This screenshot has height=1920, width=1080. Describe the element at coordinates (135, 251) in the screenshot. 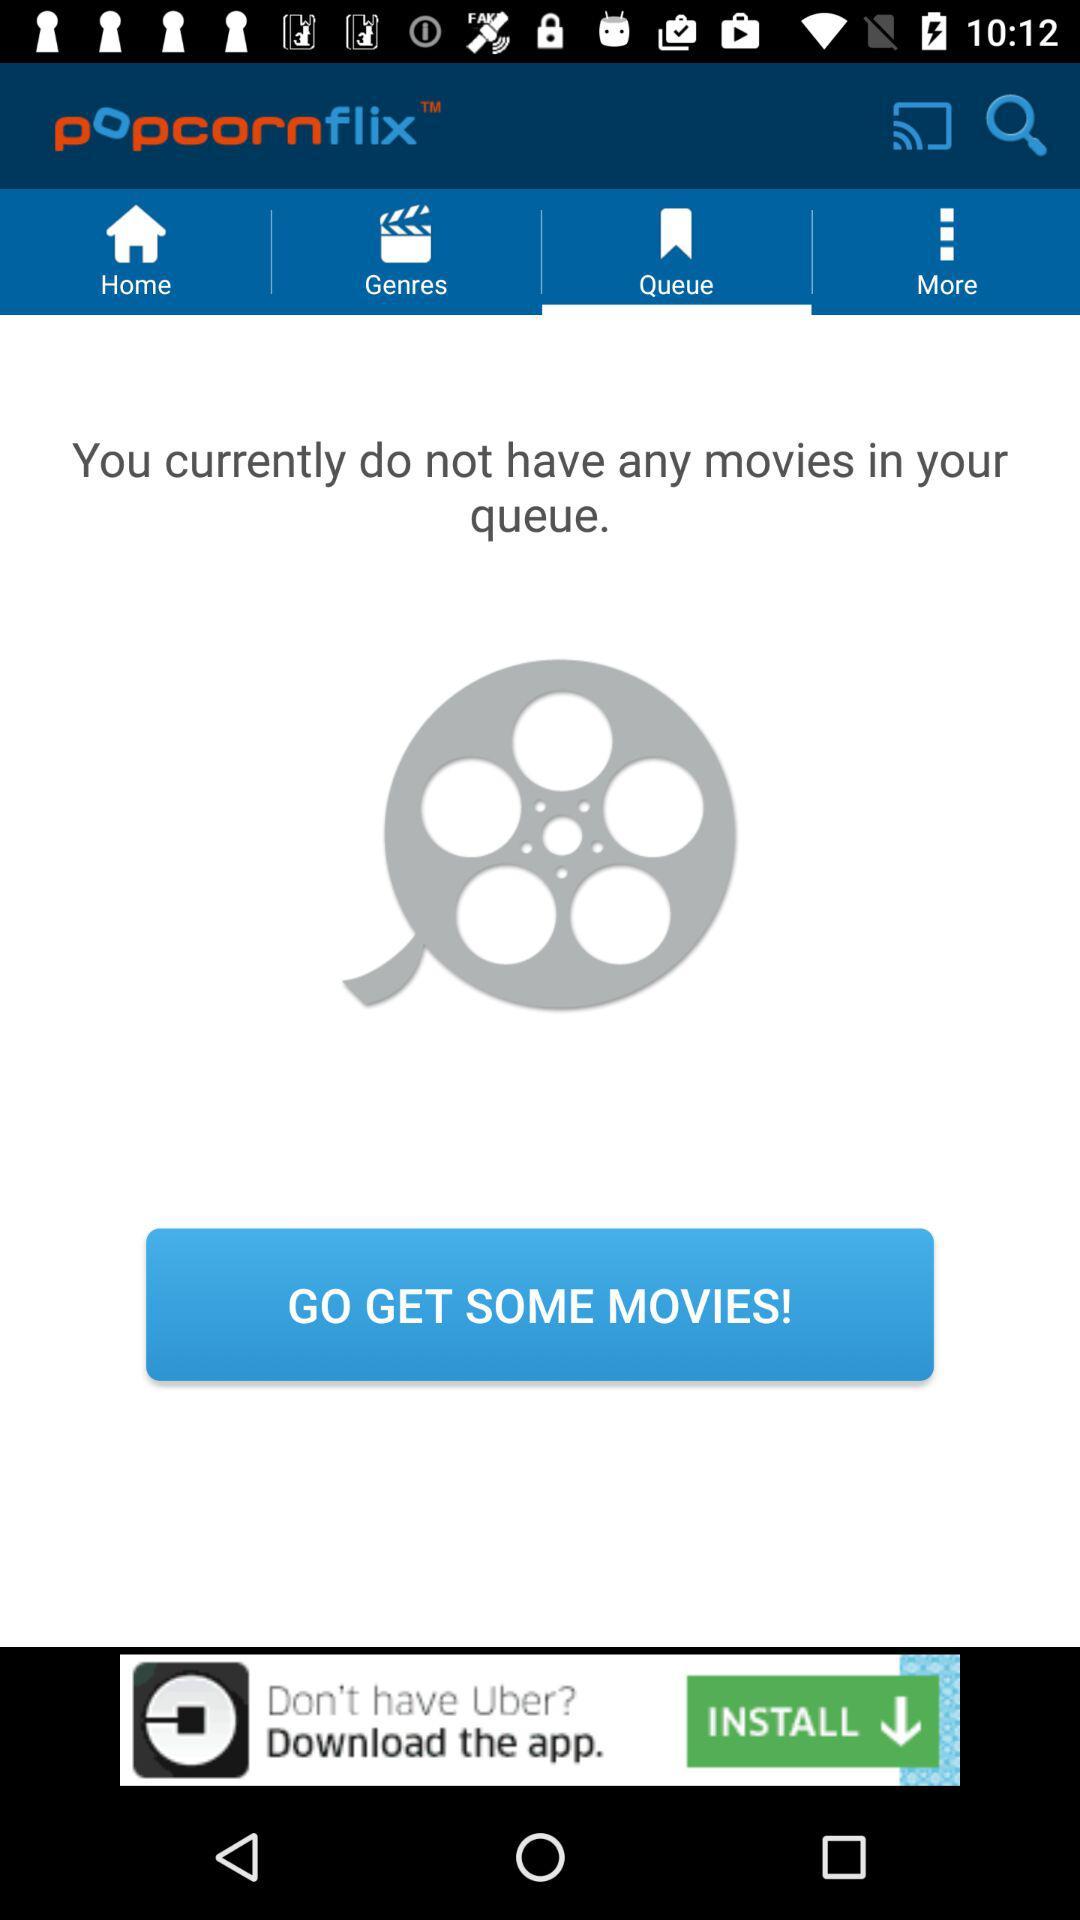

I see `on home button` at that location.